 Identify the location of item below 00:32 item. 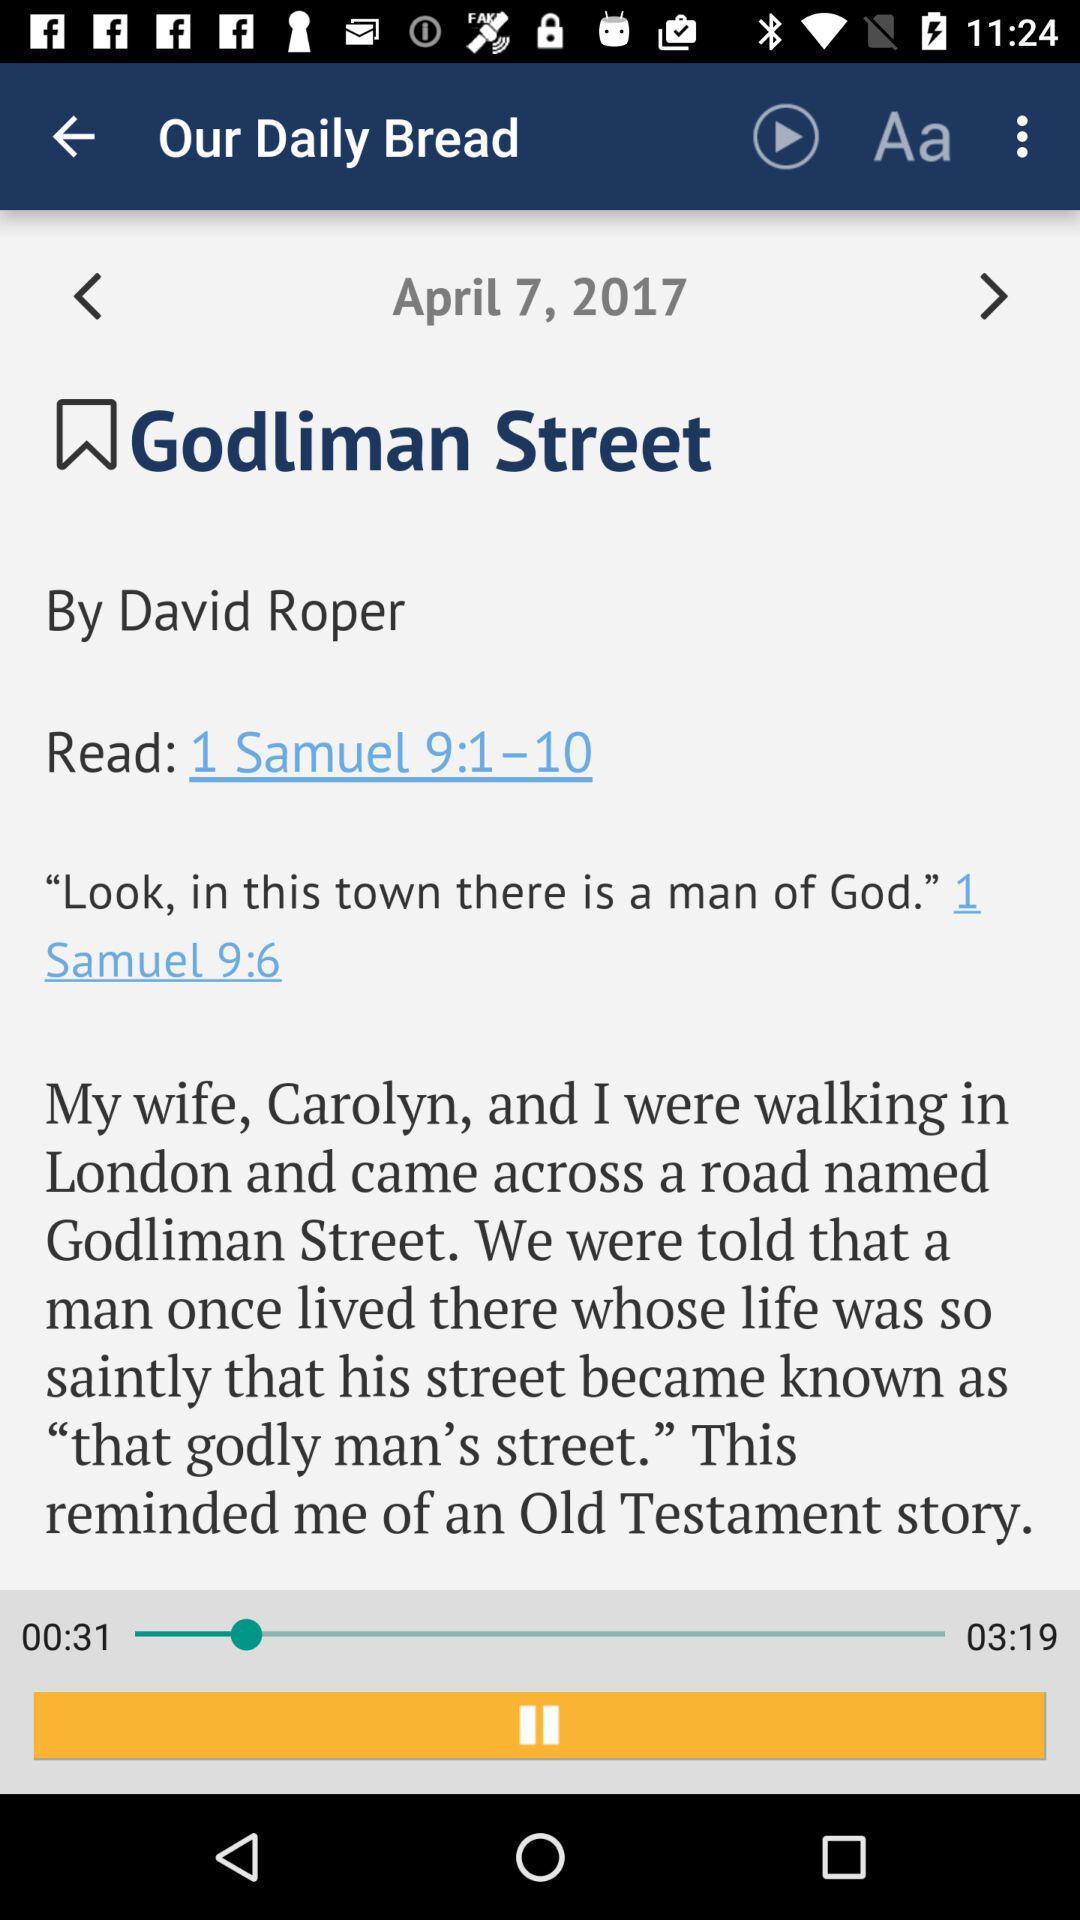
(540, 1725).